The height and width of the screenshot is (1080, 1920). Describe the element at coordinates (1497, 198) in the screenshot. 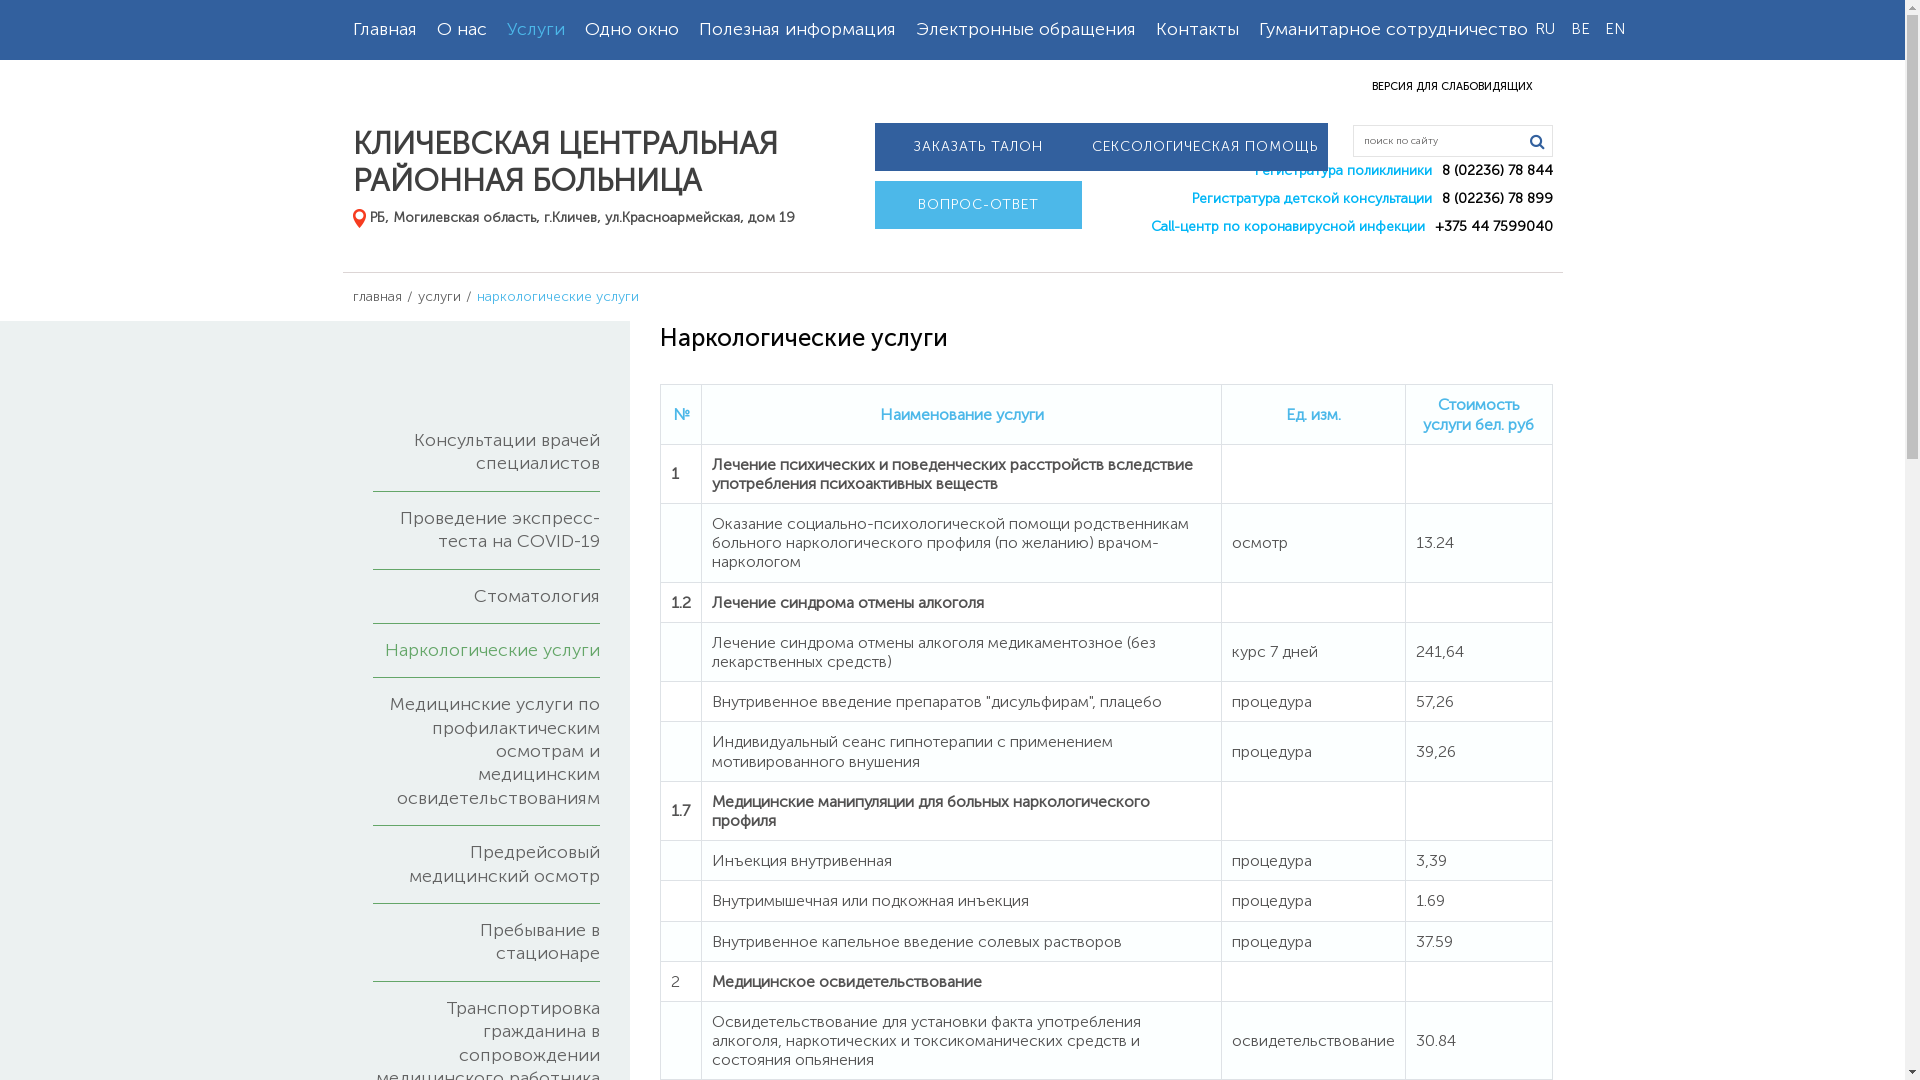

I see `'8 (02236) 78 899'` at that location.